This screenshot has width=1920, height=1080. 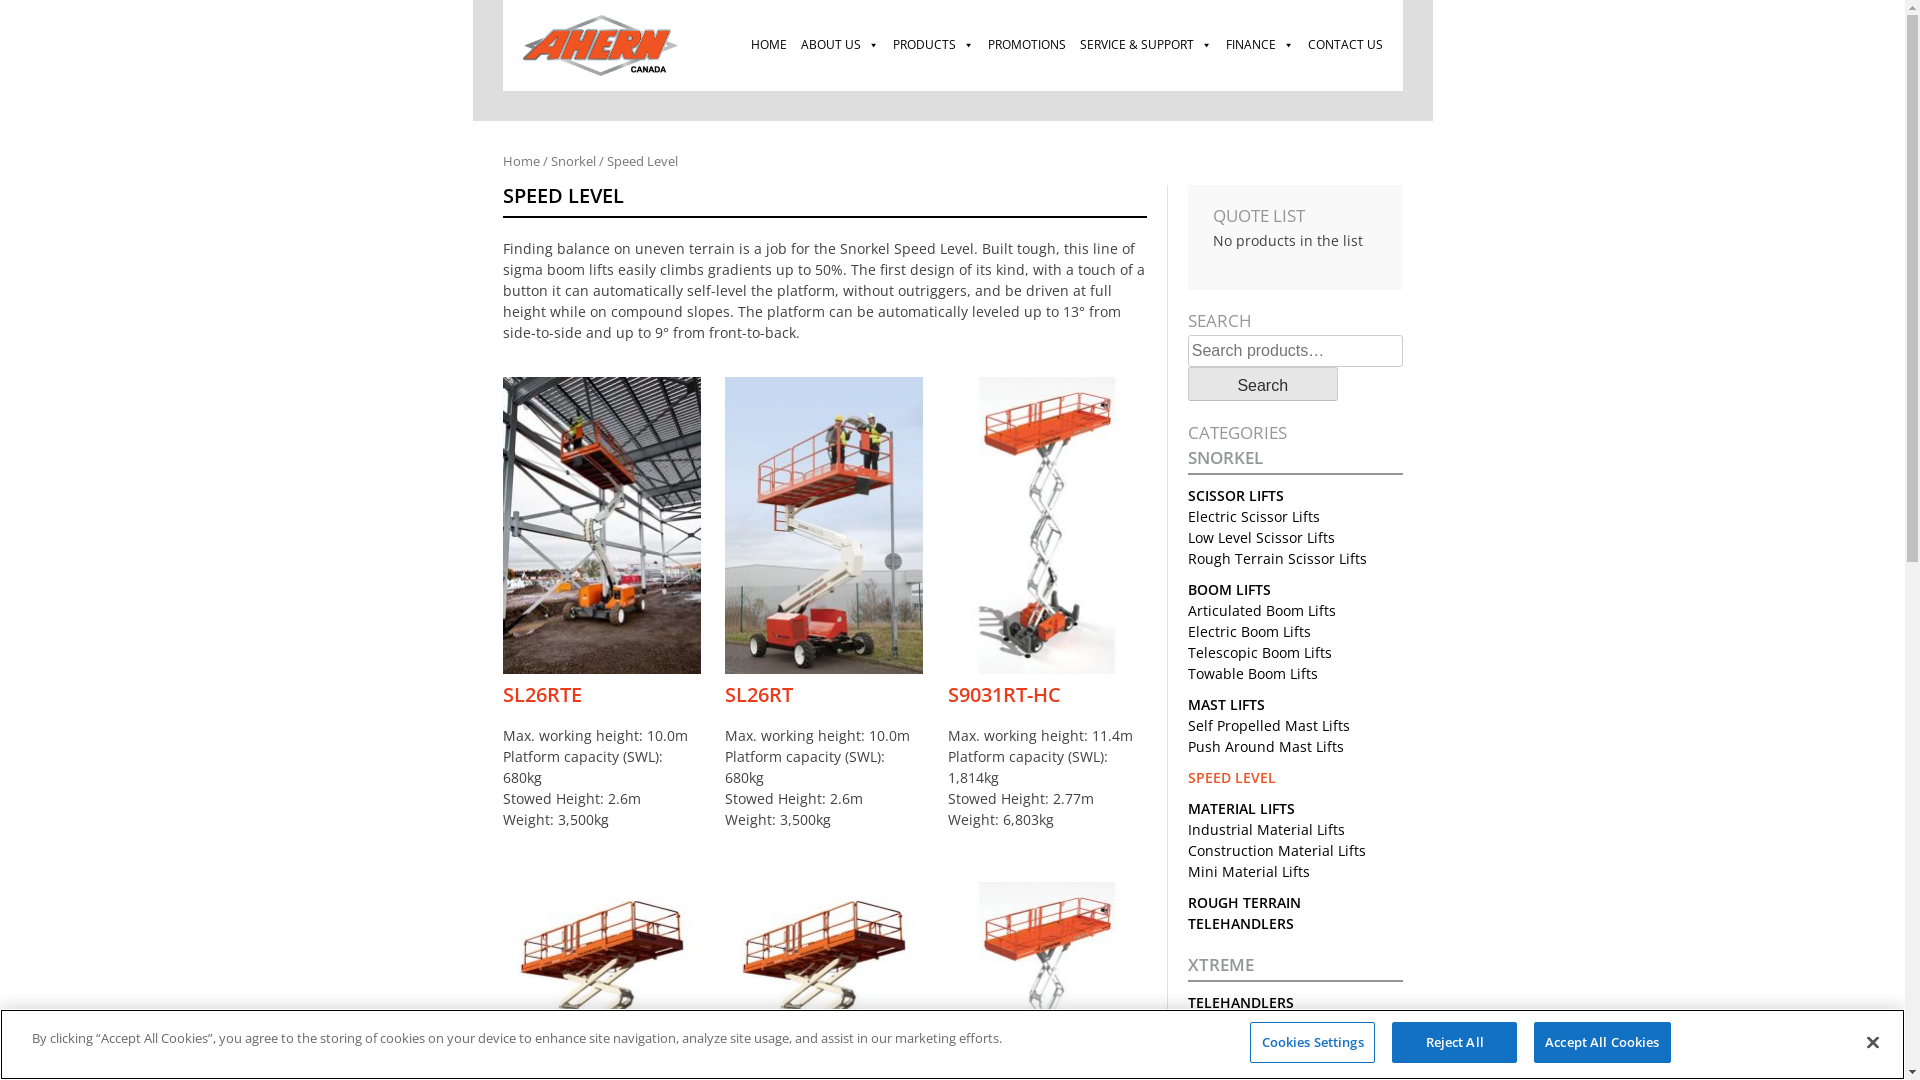 I want to click on 'Articulated Boom Lifts', so click(x=1261, y=609).